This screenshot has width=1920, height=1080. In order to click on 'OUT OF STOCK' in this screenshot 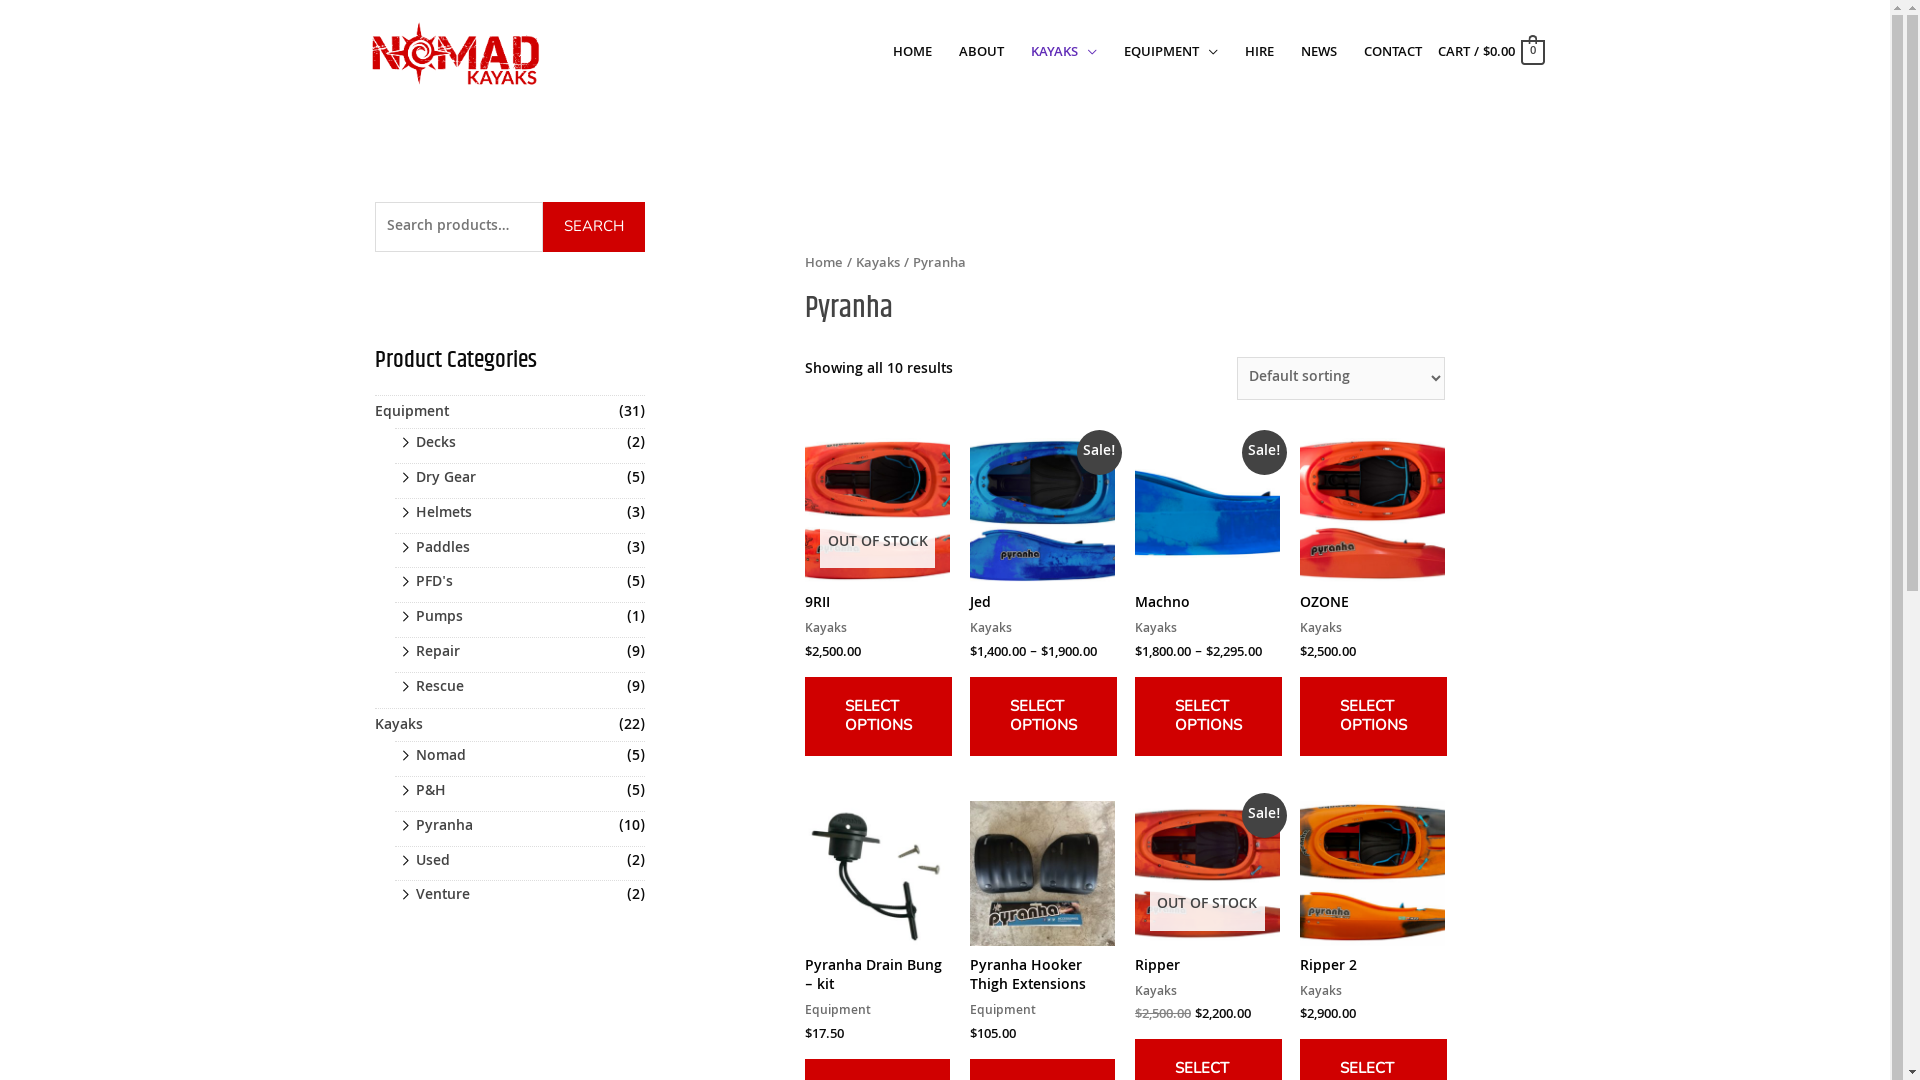, I will do `click(805, 509)`.